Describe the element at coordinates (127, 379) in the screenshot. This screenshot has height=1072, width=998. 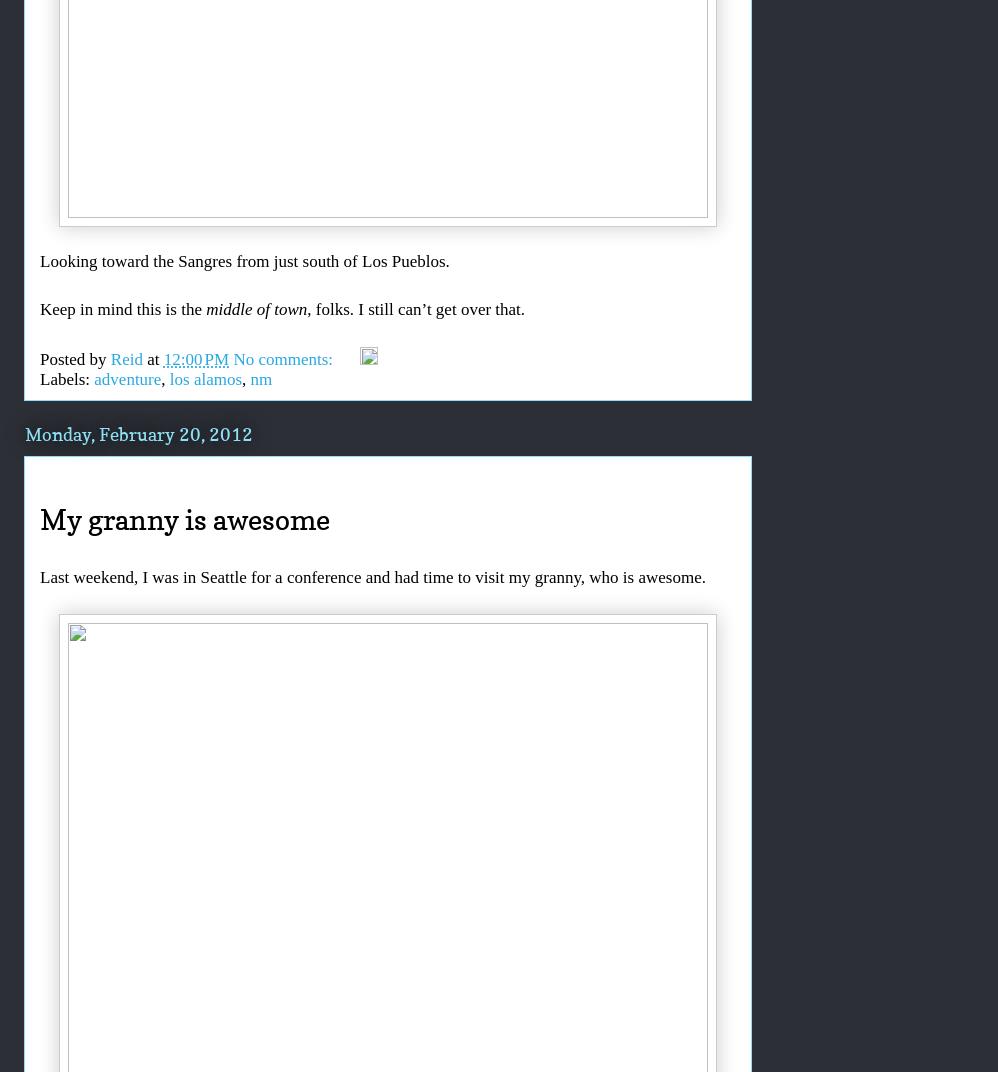
I see `'adventure'` at that location.